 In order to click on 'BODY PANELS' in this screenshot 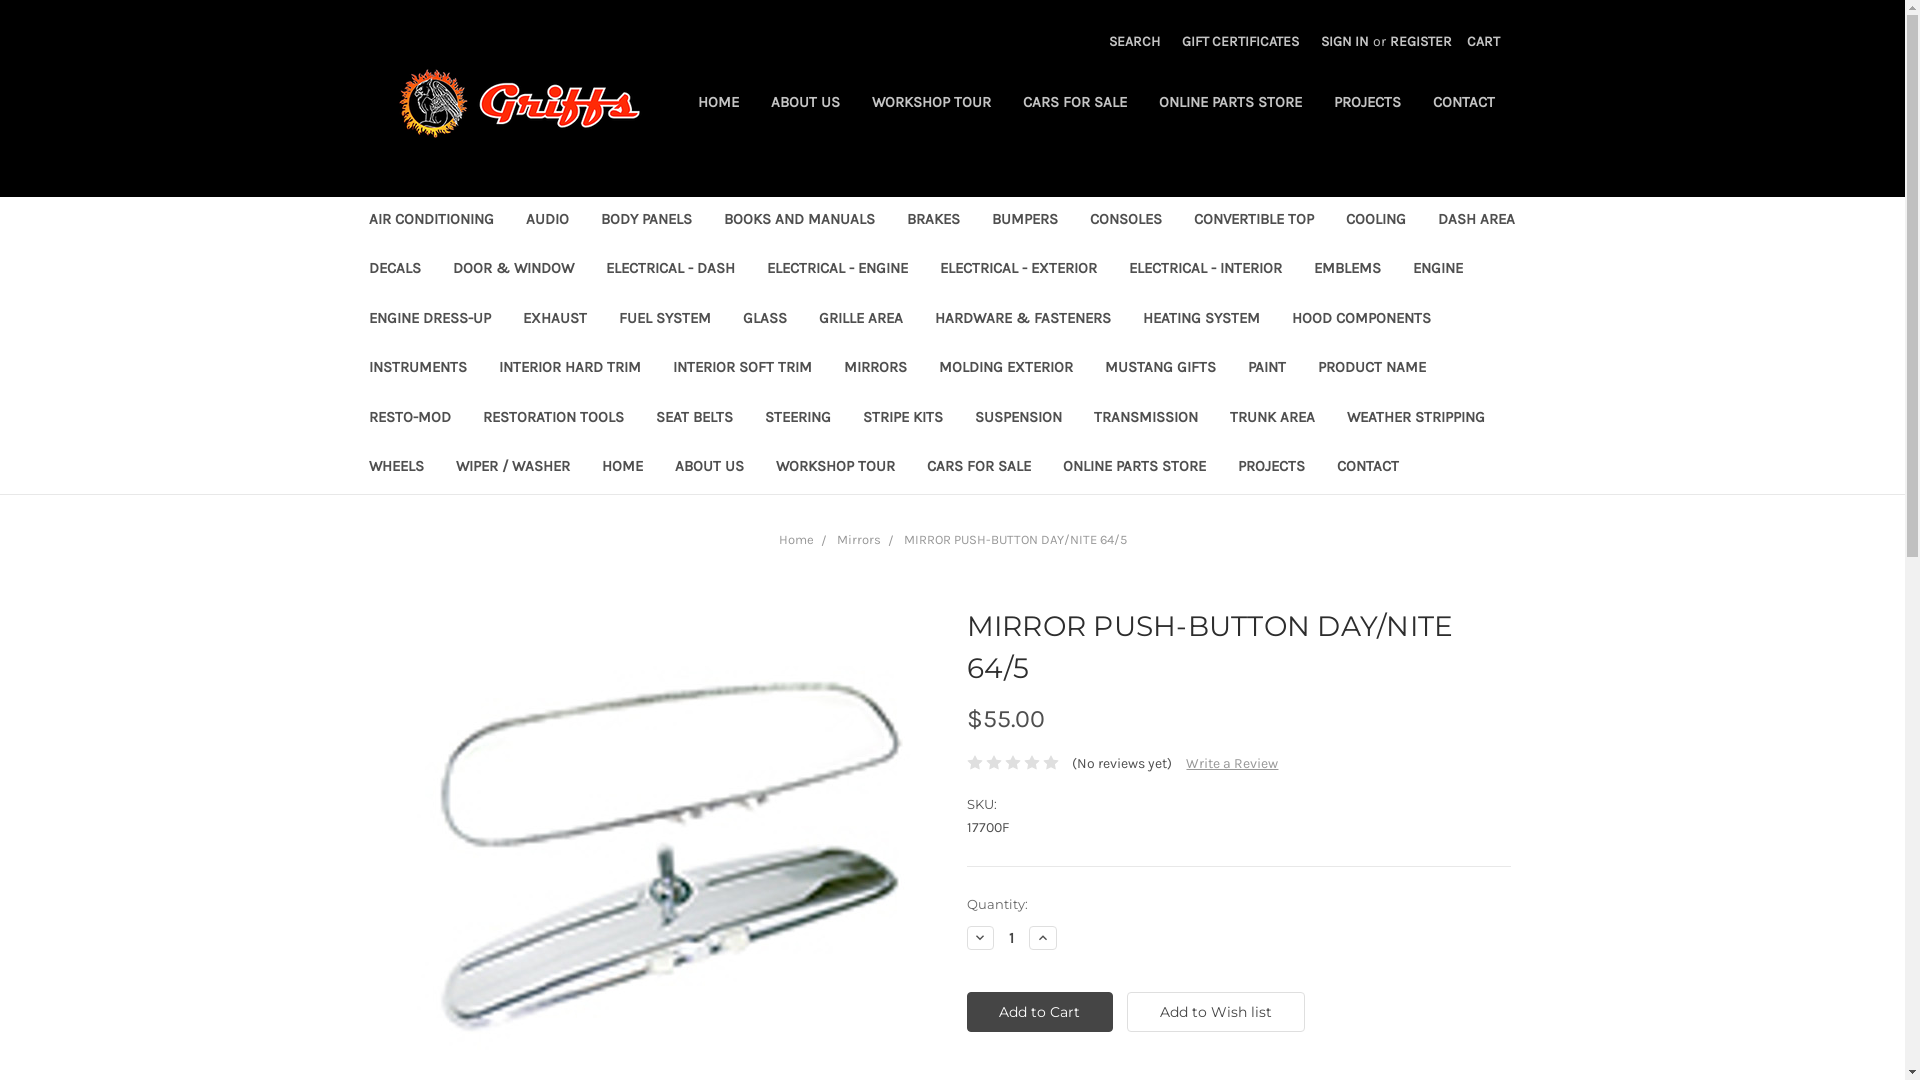, I will do `click(645, 221)`.